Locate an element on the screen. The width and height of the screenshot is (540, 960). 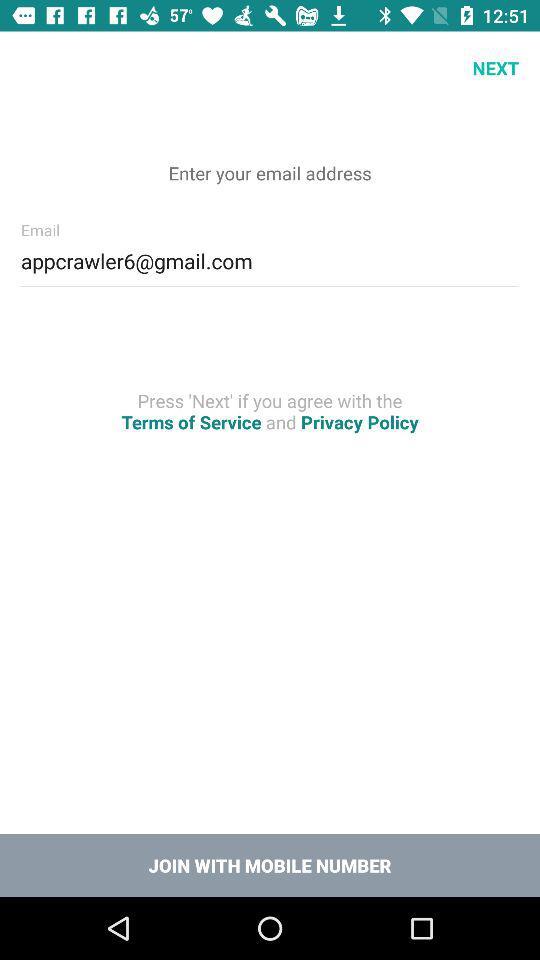
item below enter your email icon is located at coordinates (270, 257).